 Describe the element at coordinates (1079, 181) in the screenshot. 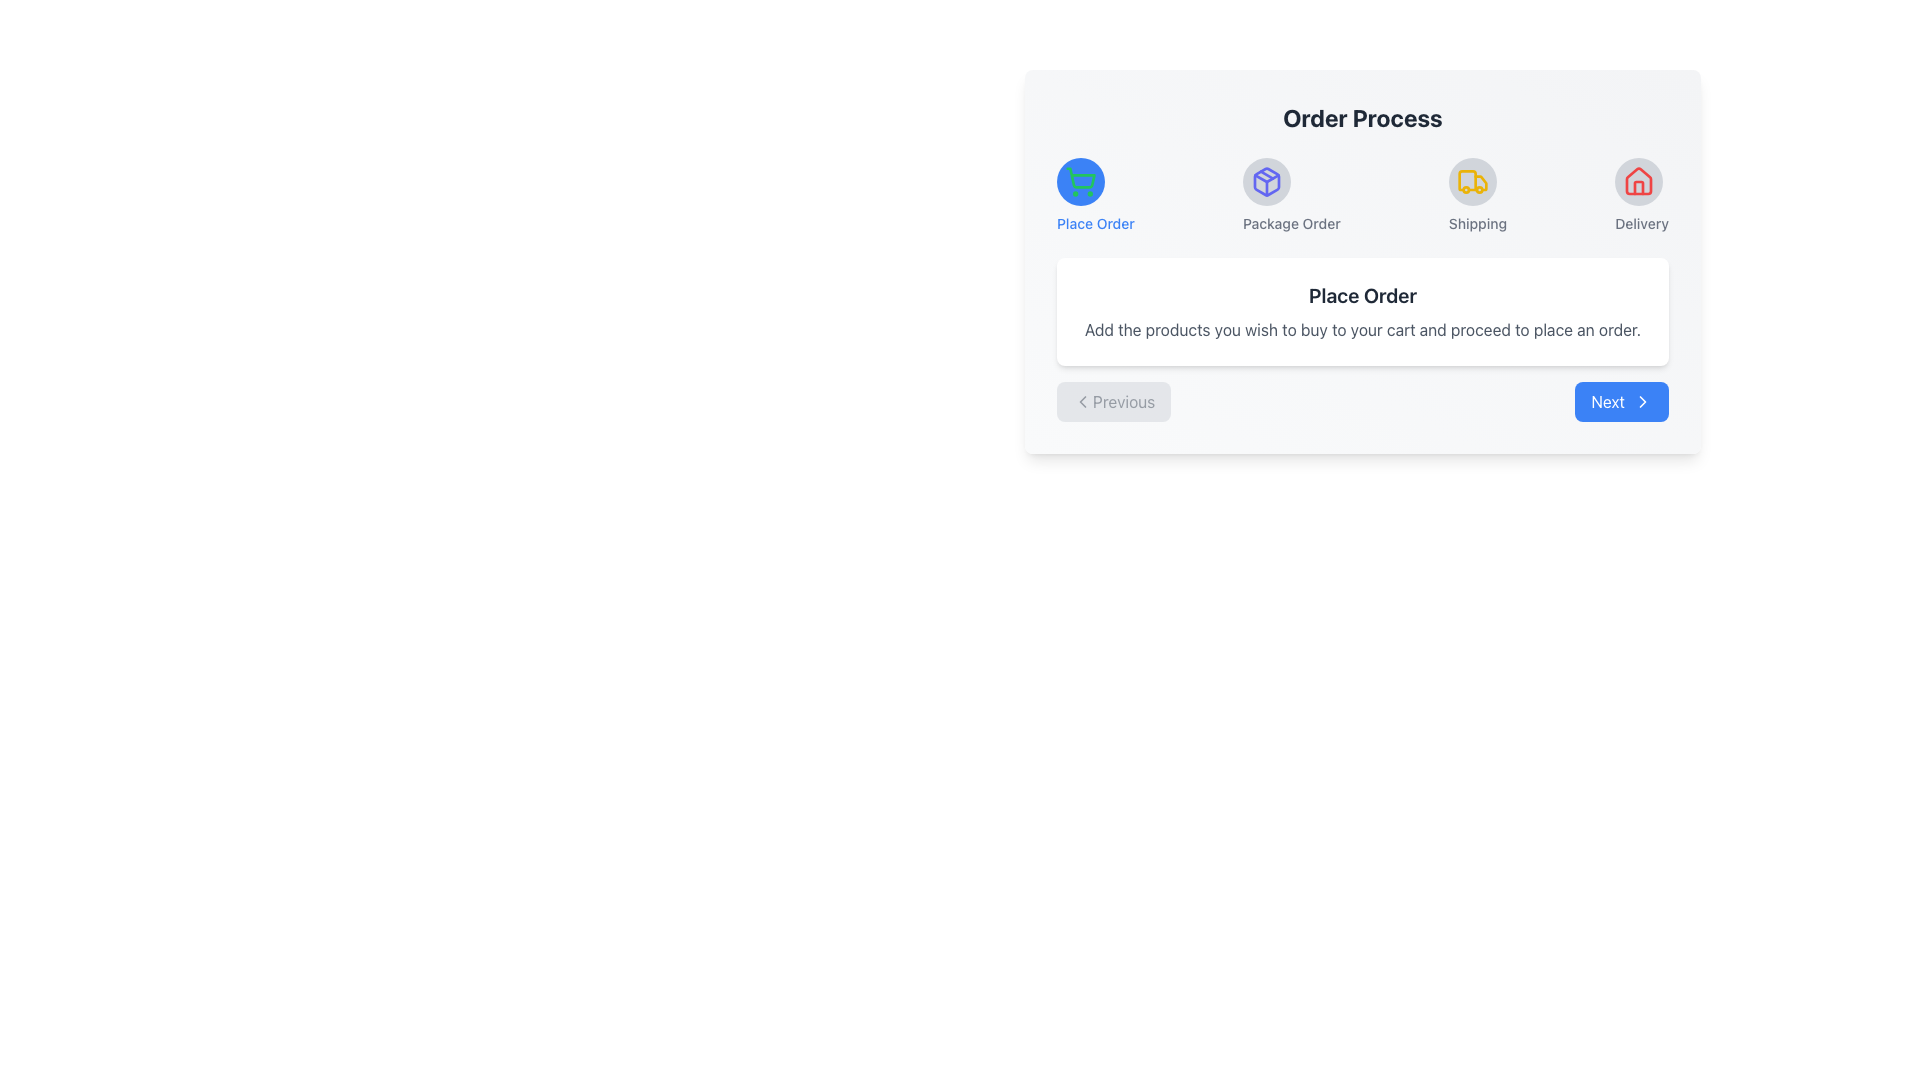

I see `the shopping cart icon, which is the first step in the 'Order Process' sequence, marked with a green outline and a blue circular background` at that location.